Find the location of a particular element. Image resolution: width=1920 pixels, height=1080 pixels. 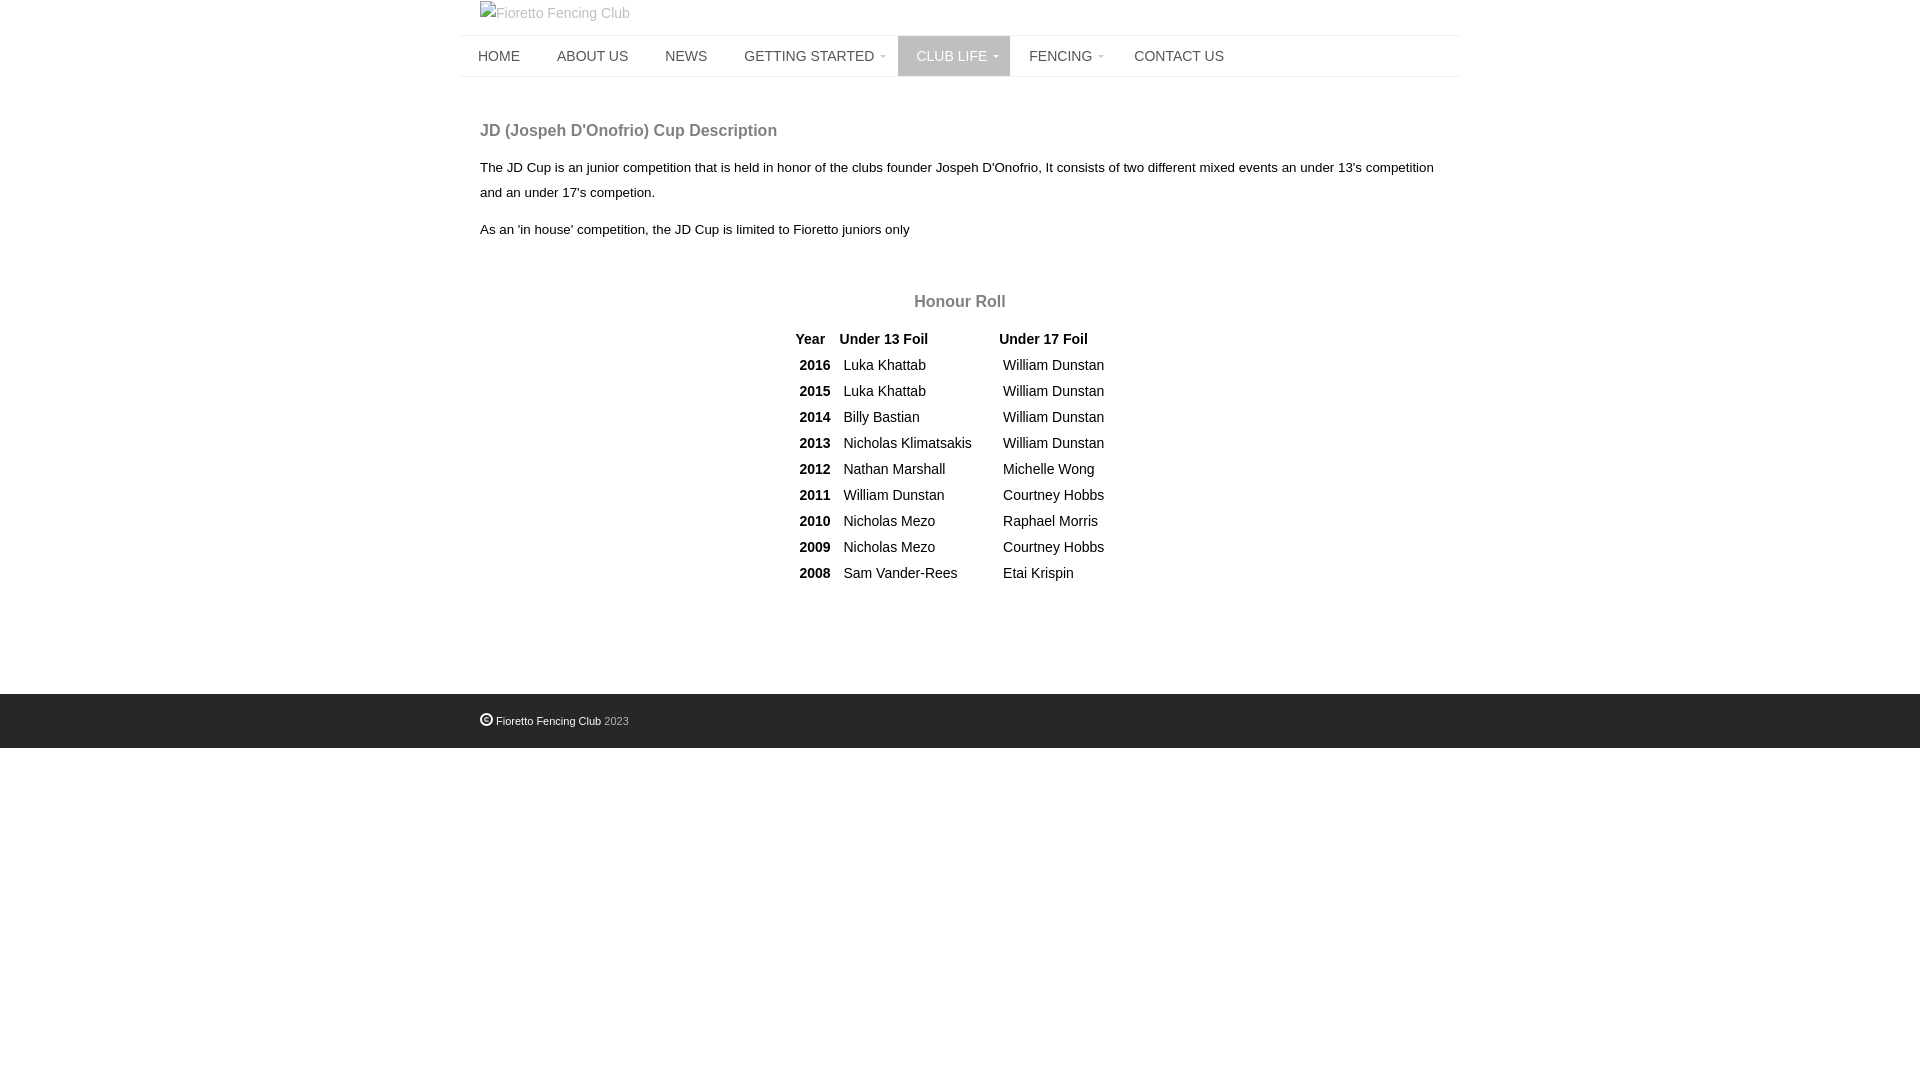

'GETTING STARTED' is located at coordinates (811, 55).